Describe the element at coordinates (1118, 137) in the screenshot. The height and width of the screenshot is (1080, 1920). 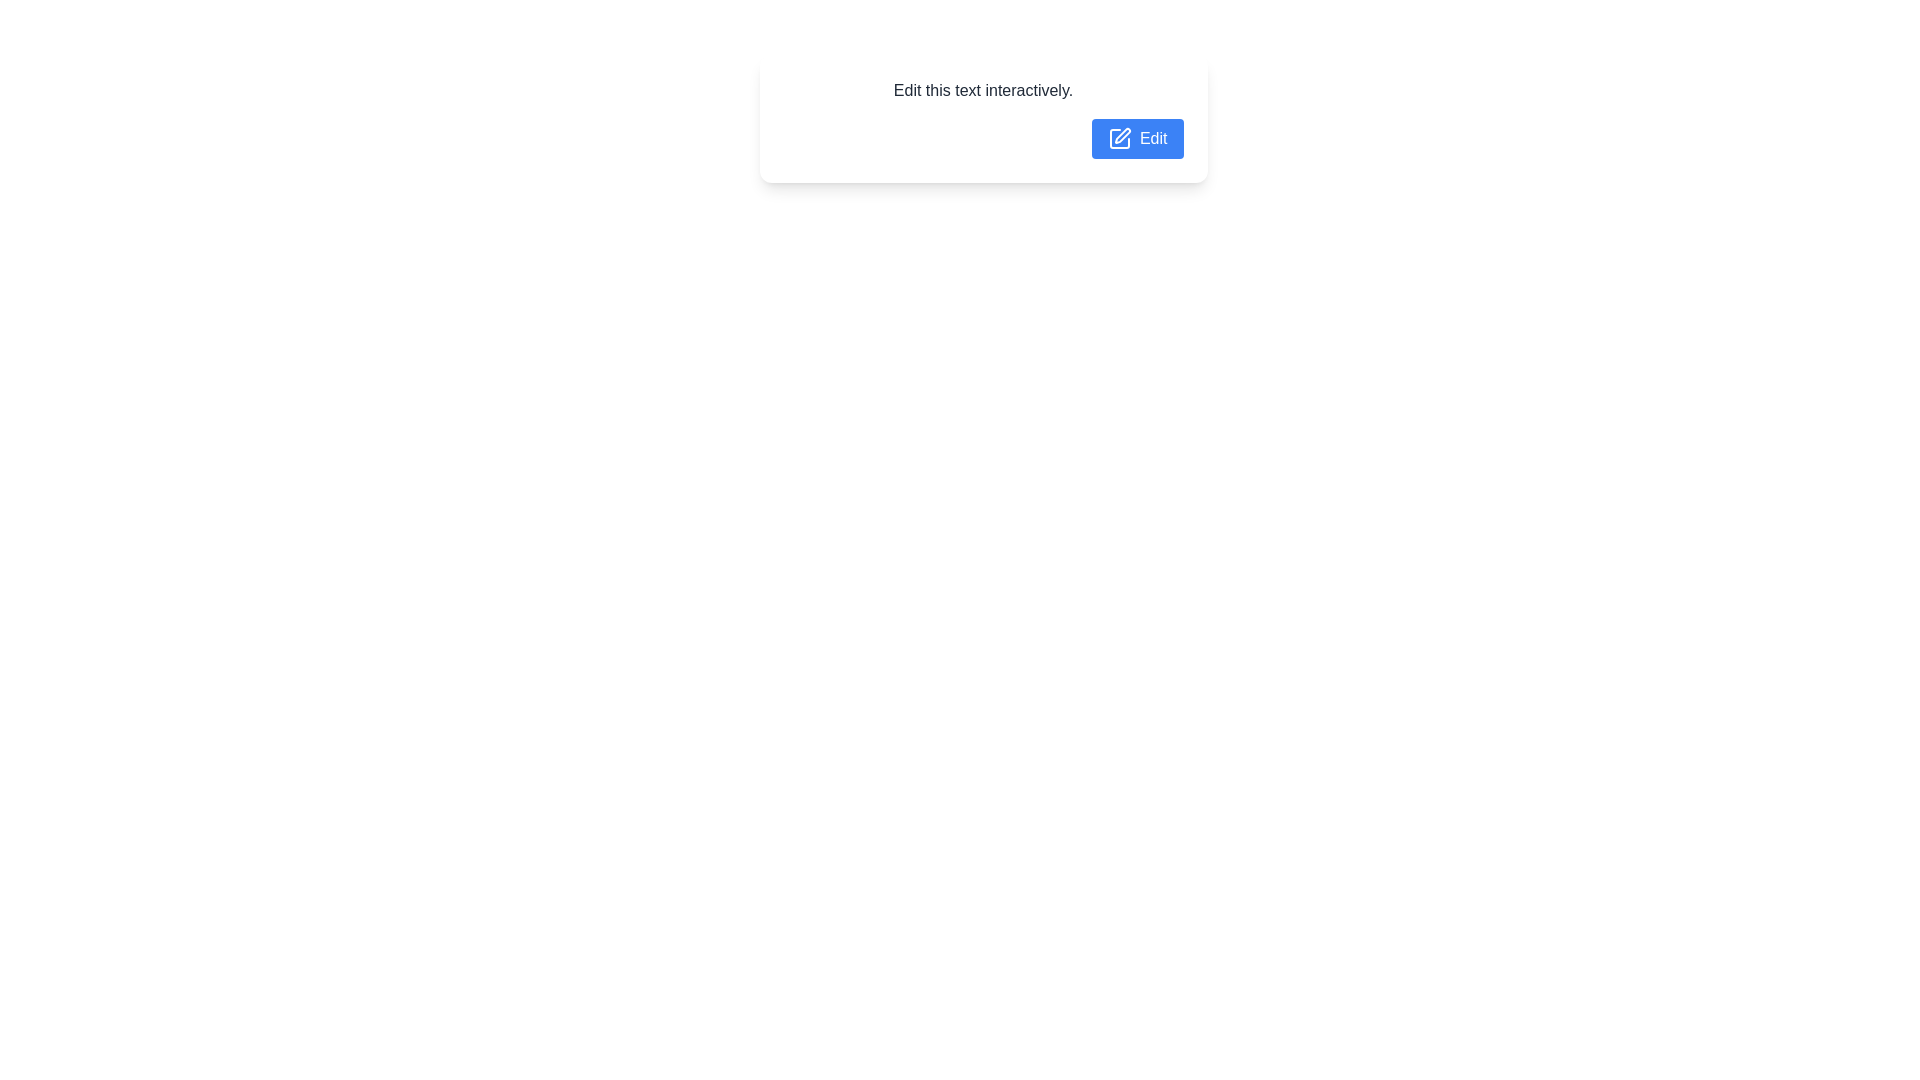
I see `the blue pen icon located to the left of the 'Edit' text inside the blue rectangular button at the bottom-right corner of the card interface` at that location.